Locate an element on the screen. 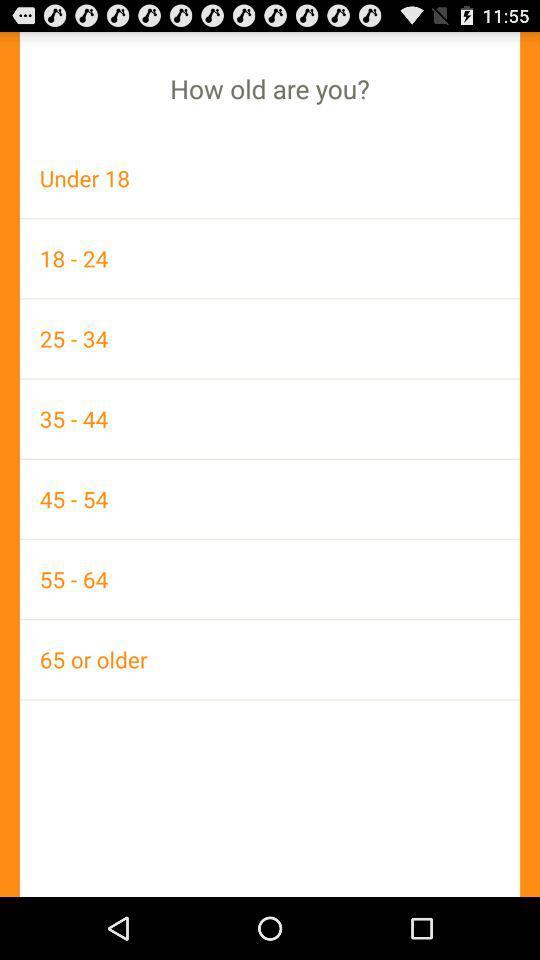 This screenshot has width=540, height=960. icon above 25 - 34 app is located at coordinates (270, 257).